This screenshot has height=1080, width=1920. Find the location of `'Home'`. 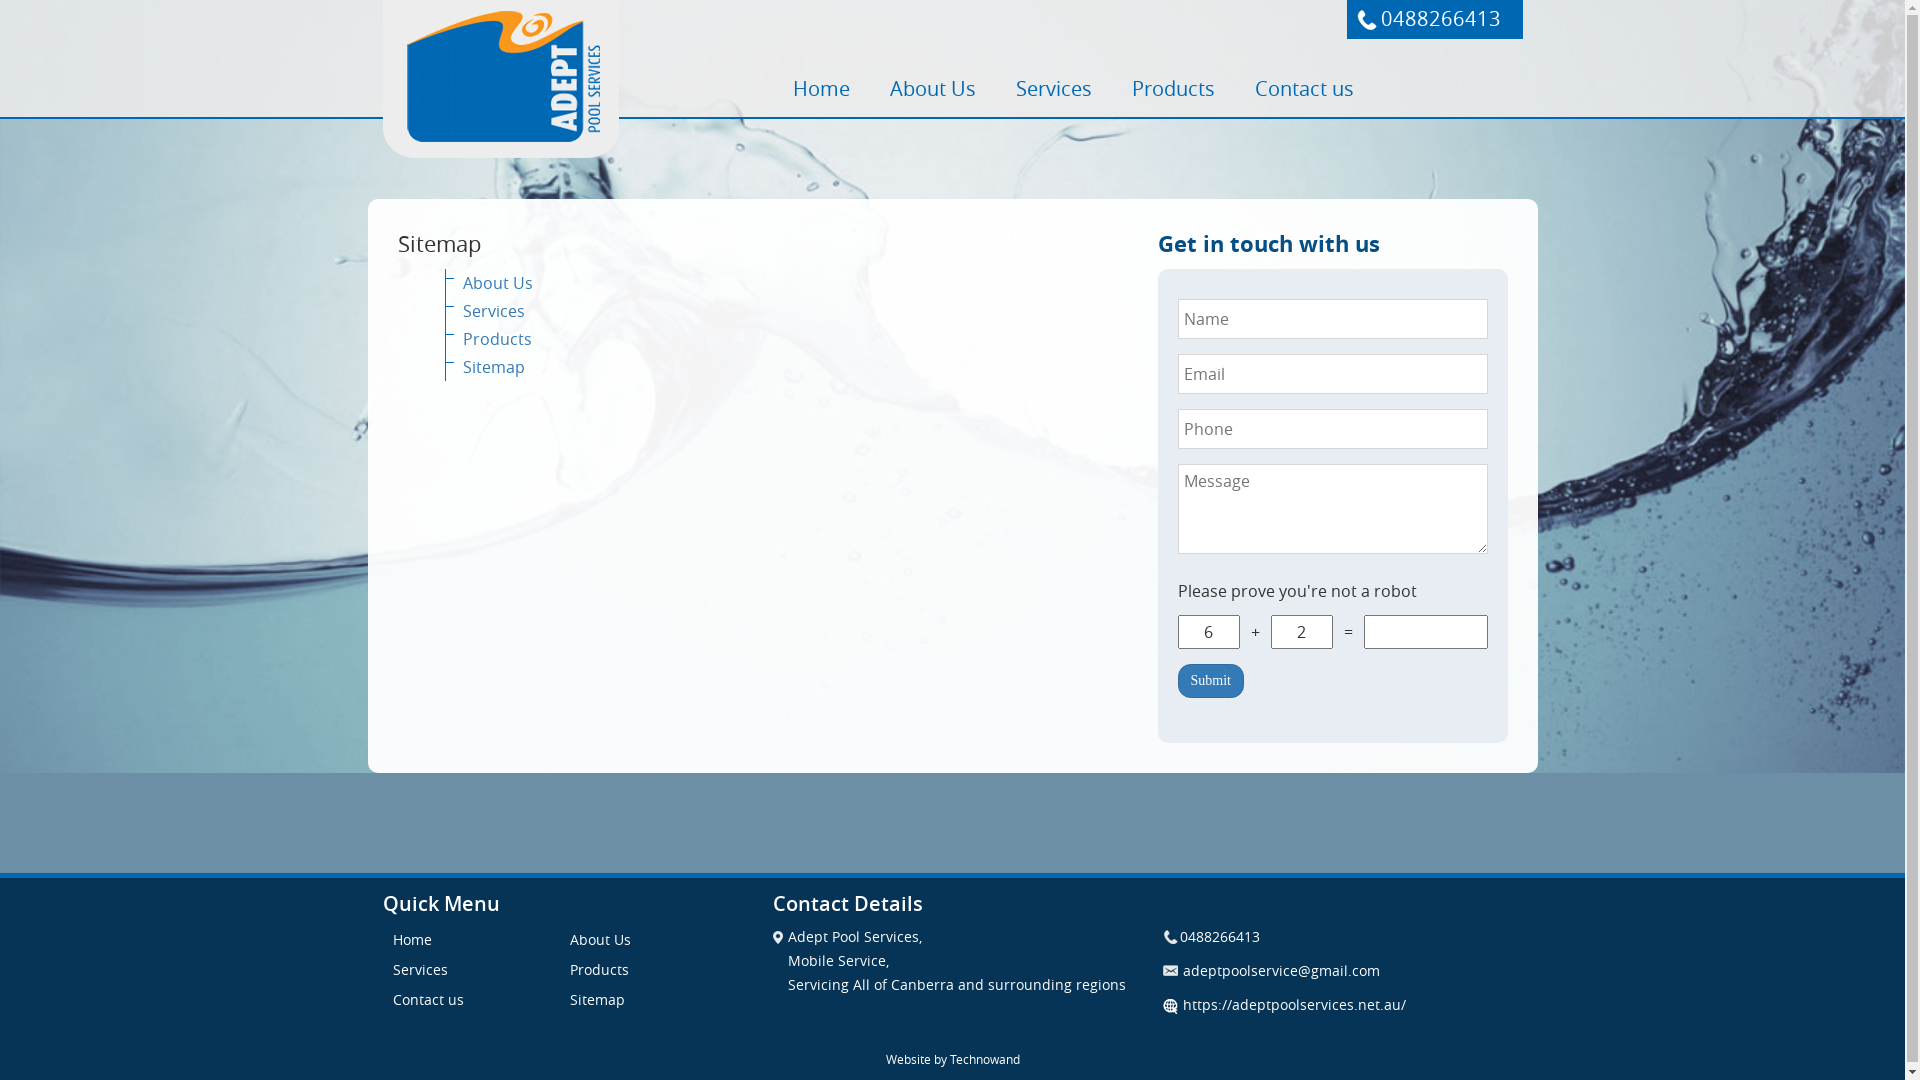

'Home' is located at coordinates (820, 87).